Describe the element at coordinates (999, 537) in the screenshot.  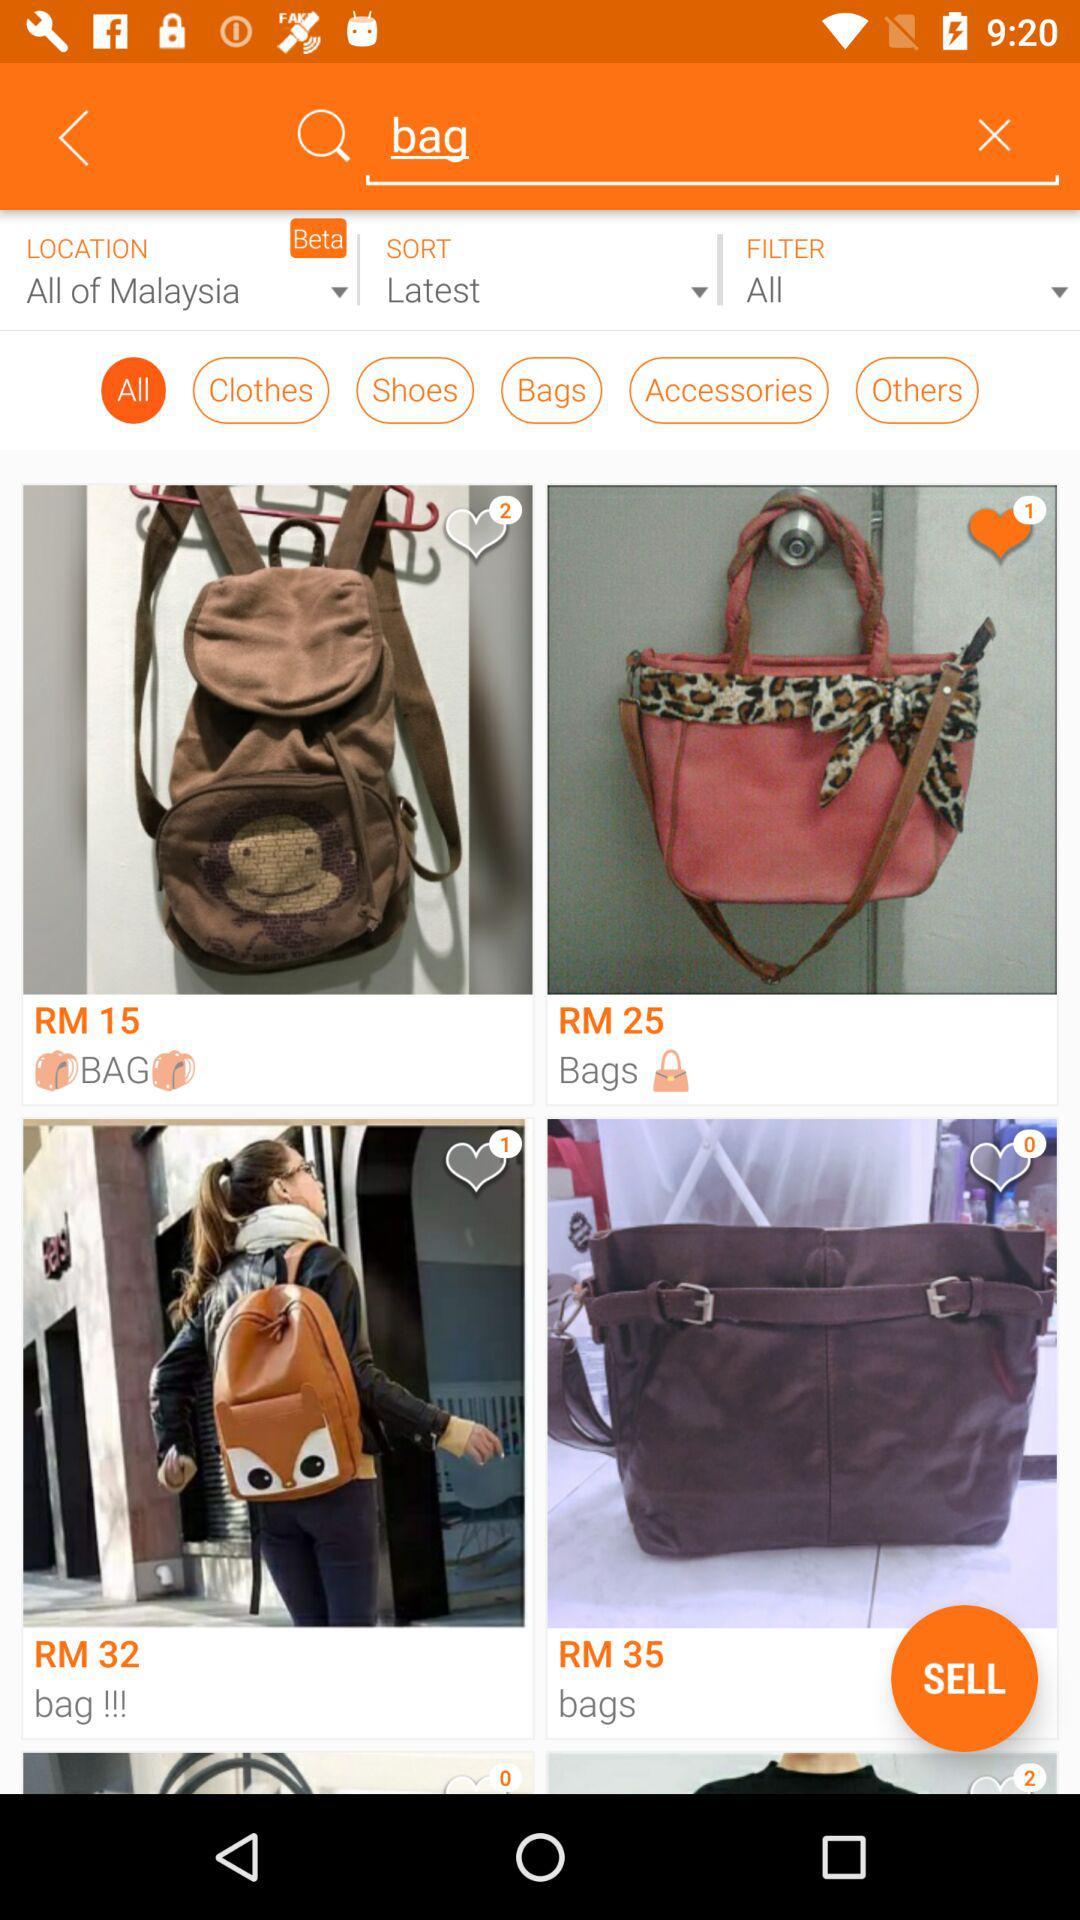
I see `bag rm25` at that location.